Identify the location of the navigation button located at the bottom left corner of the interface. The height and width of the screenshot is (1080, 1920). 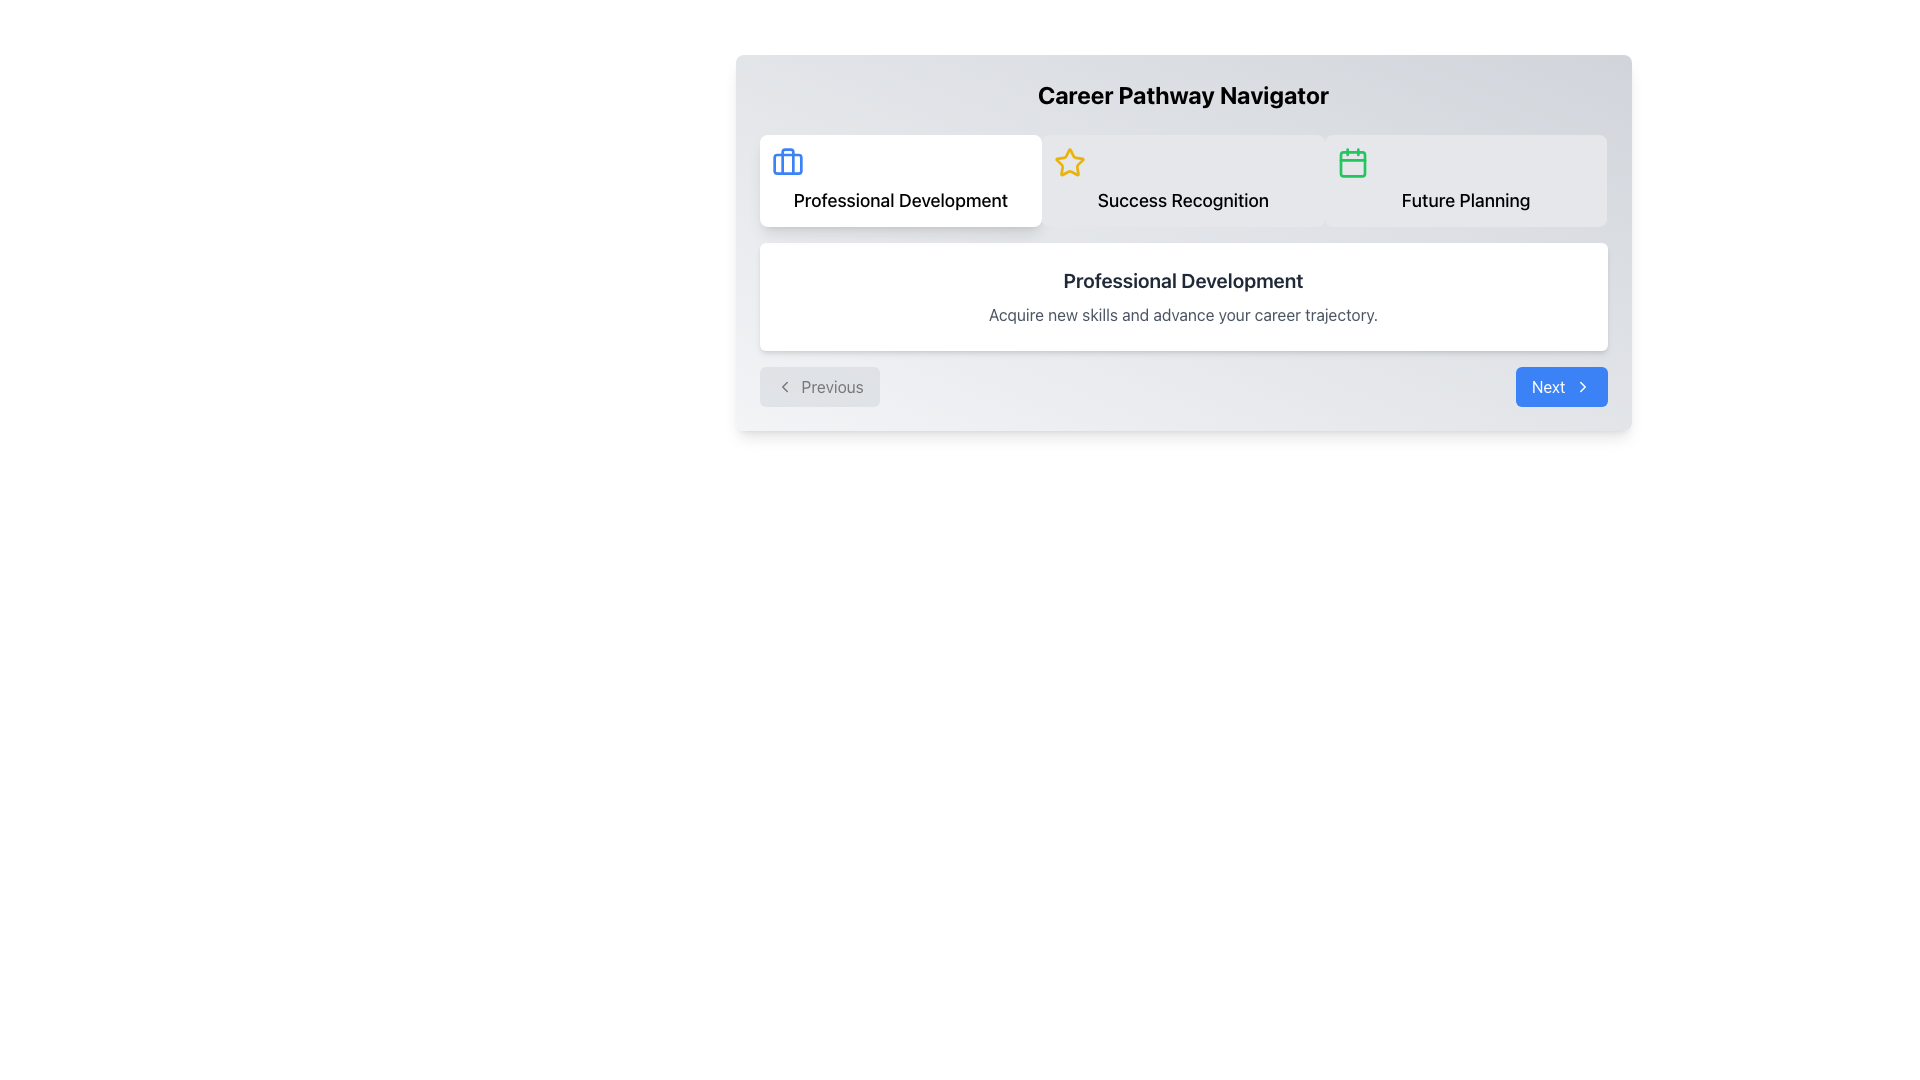
(819, 386).